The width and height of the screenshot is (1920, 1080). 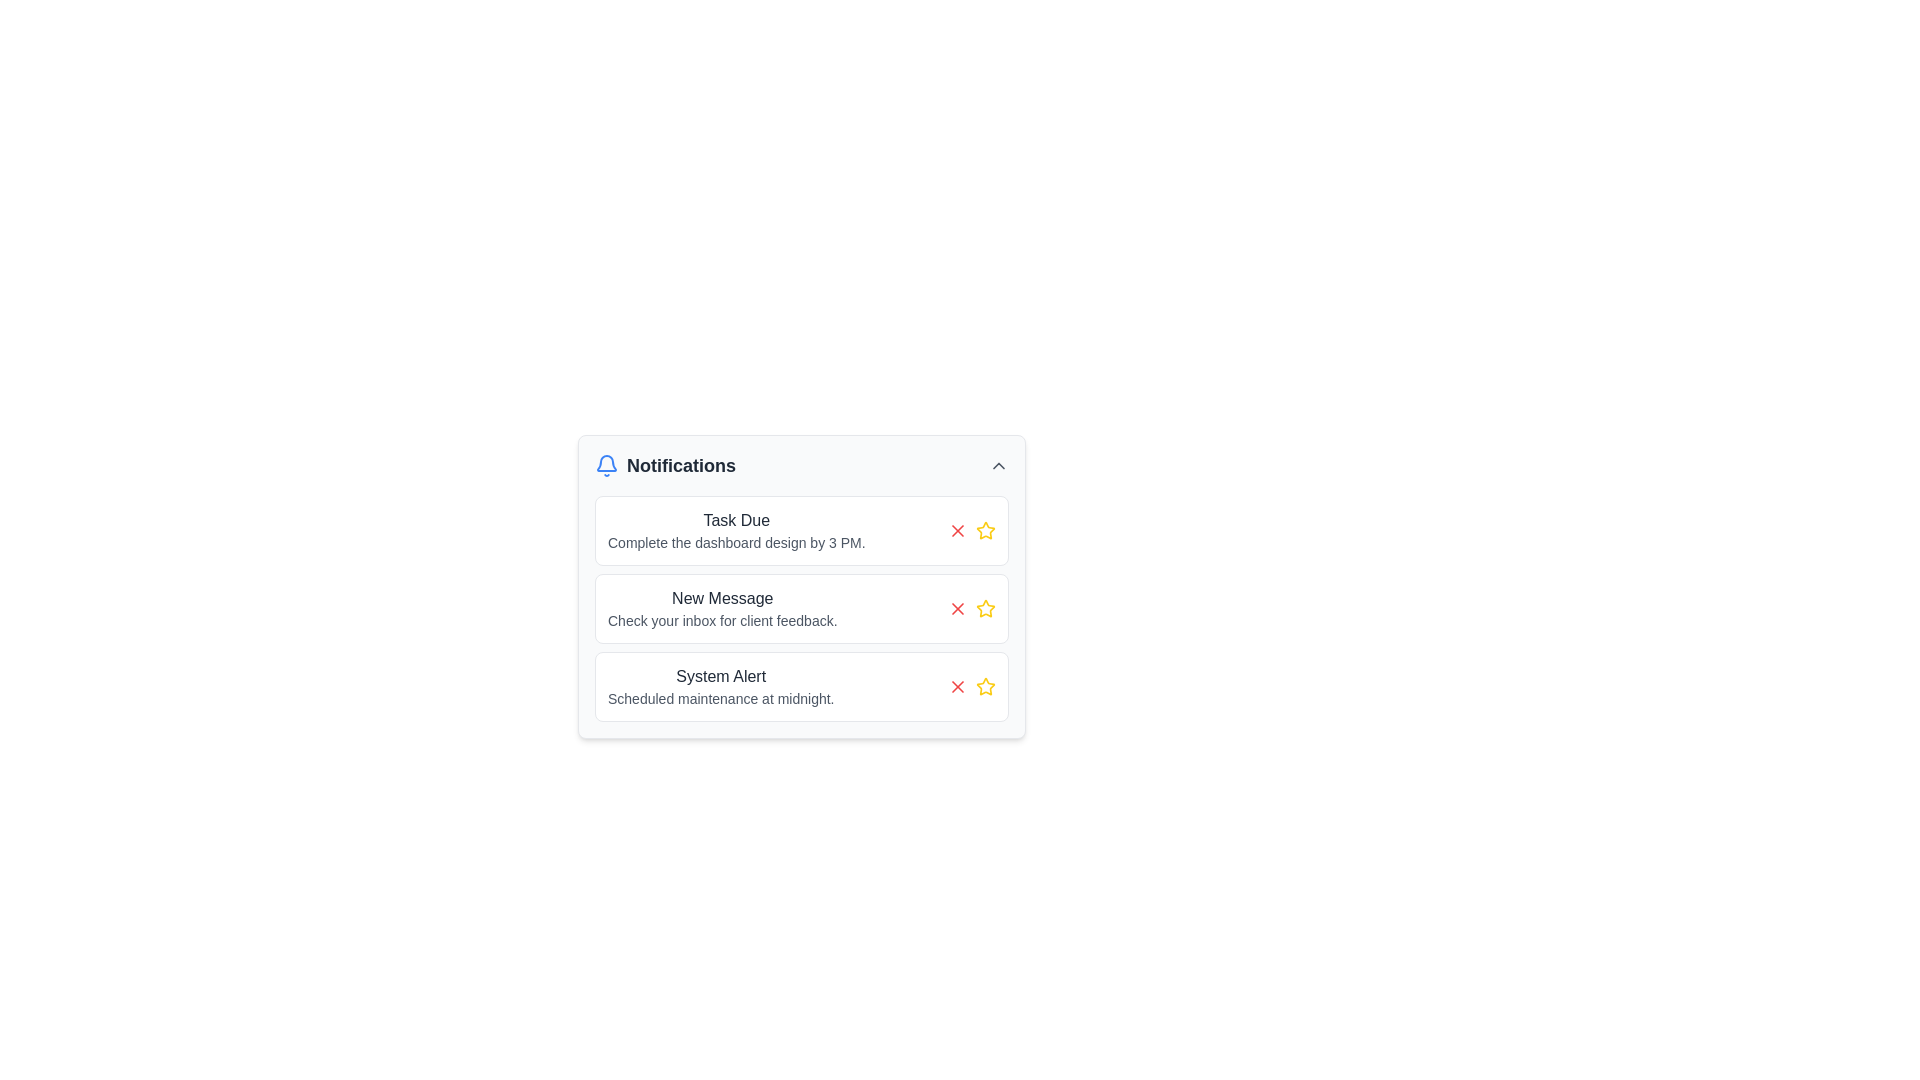 What do you see at coordinates (985, 608) in the screenshot?
I see `the star icon located at the far right of the 'New Message' row in the notification panel` at bounding box center [985, 608].